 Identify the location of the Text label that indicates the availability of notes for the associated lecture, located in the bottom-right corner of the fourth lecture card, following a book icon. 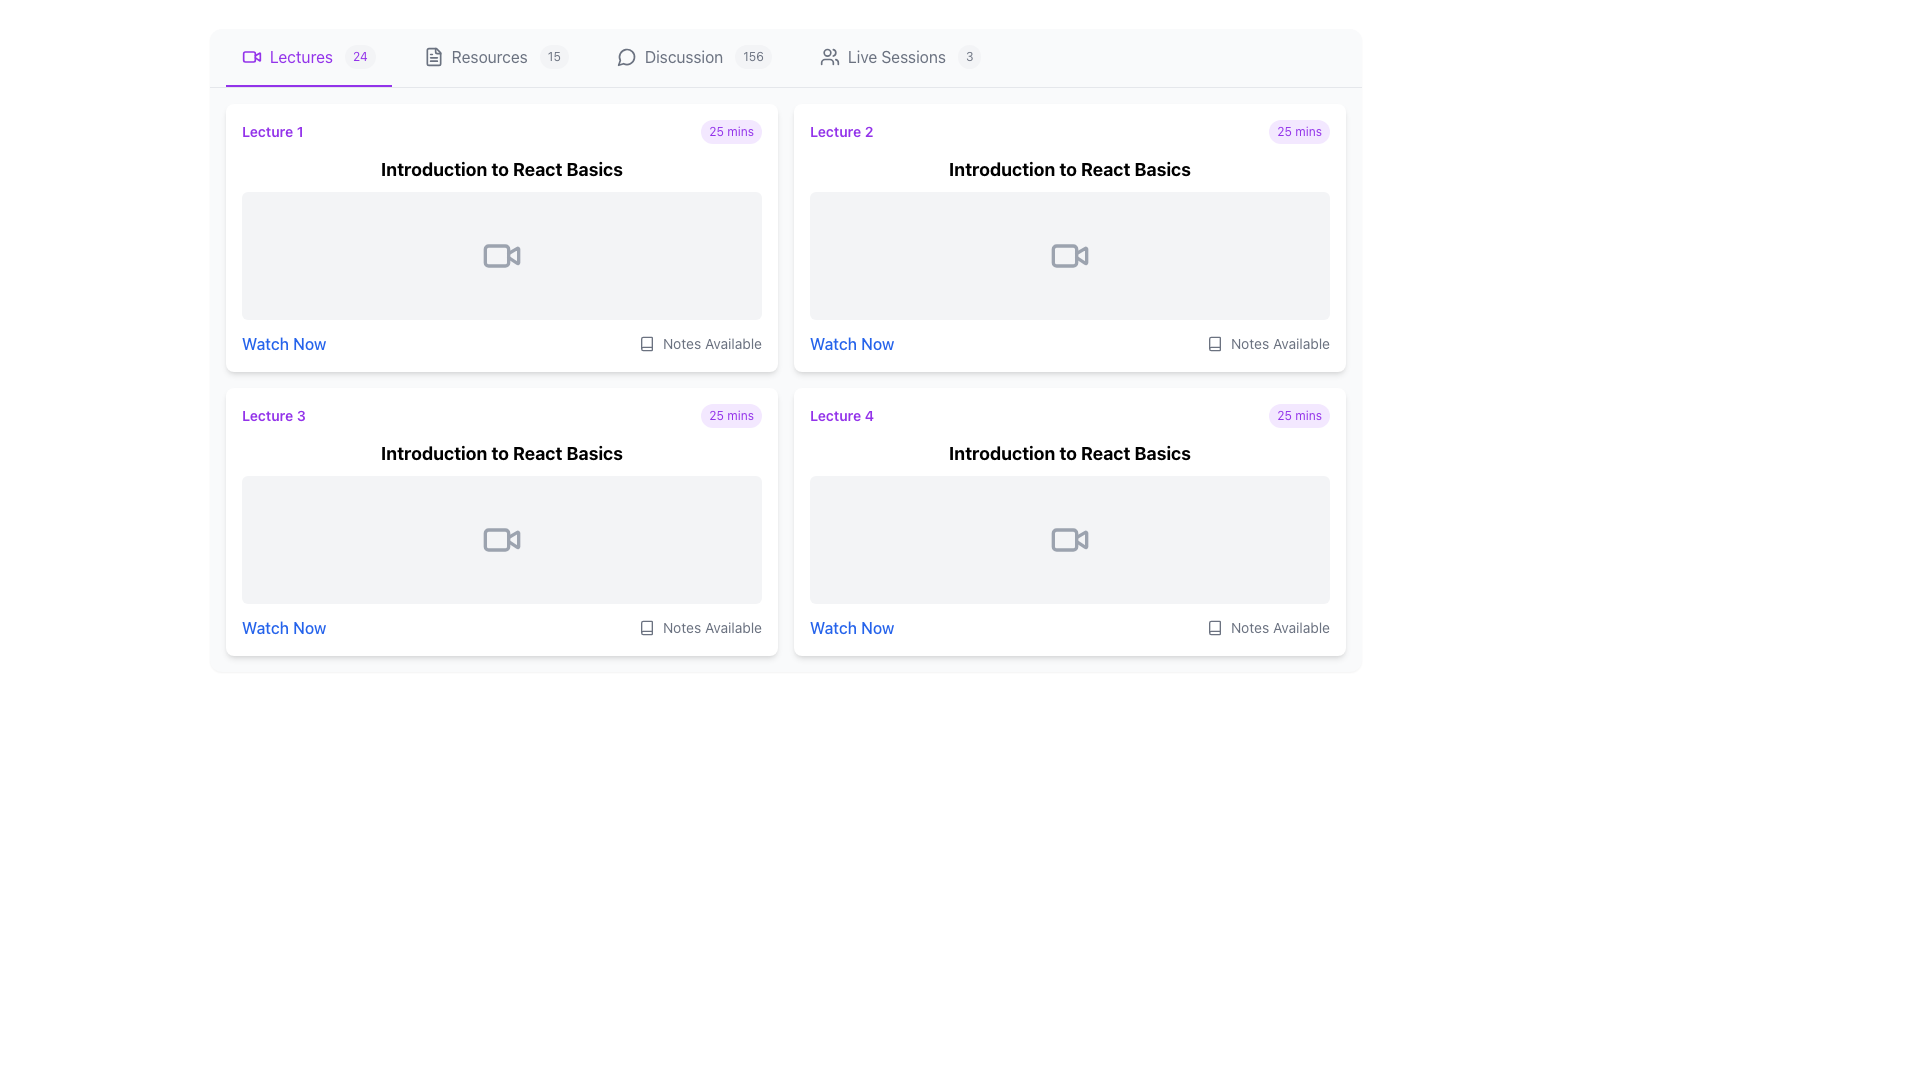
(712, 627).